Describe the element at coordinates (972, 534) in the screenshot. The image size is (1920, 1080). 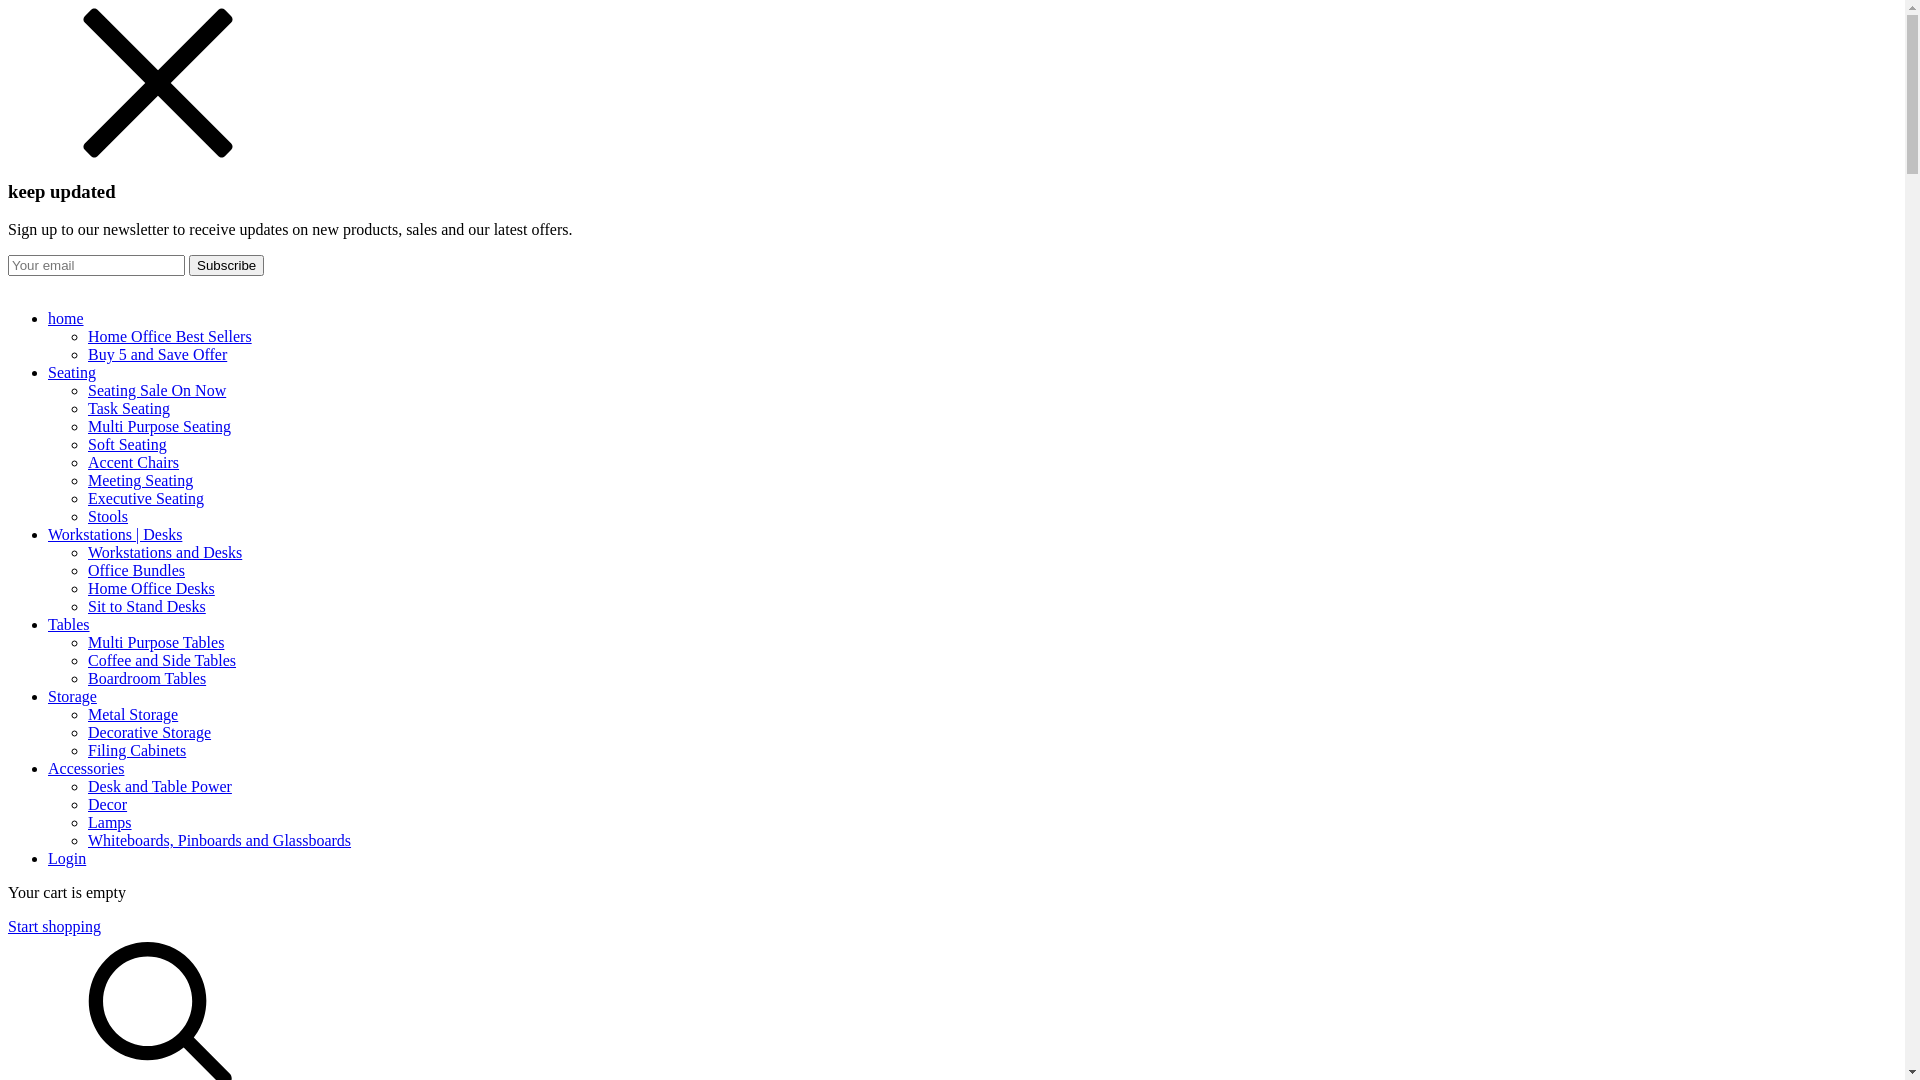
I see `'Workstations | Desks'` at that location.